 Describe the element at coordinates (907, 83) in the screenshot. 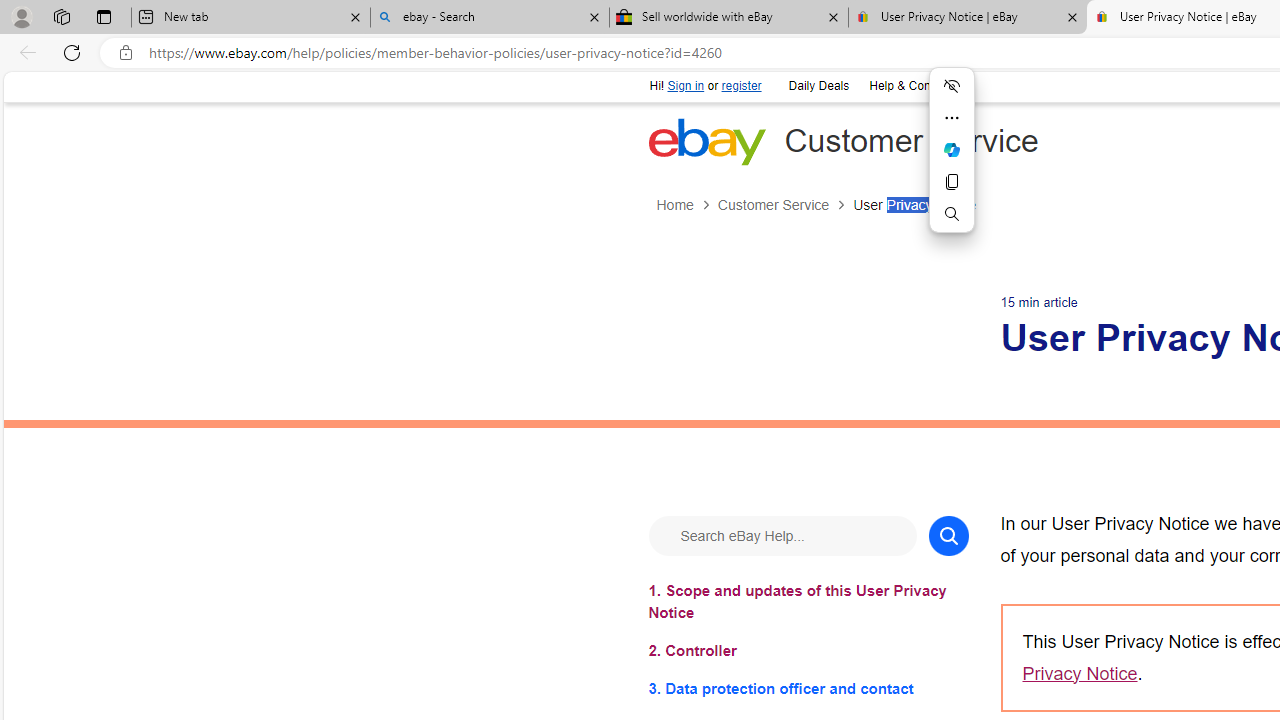

I see `'Help & Contact'` at that location.